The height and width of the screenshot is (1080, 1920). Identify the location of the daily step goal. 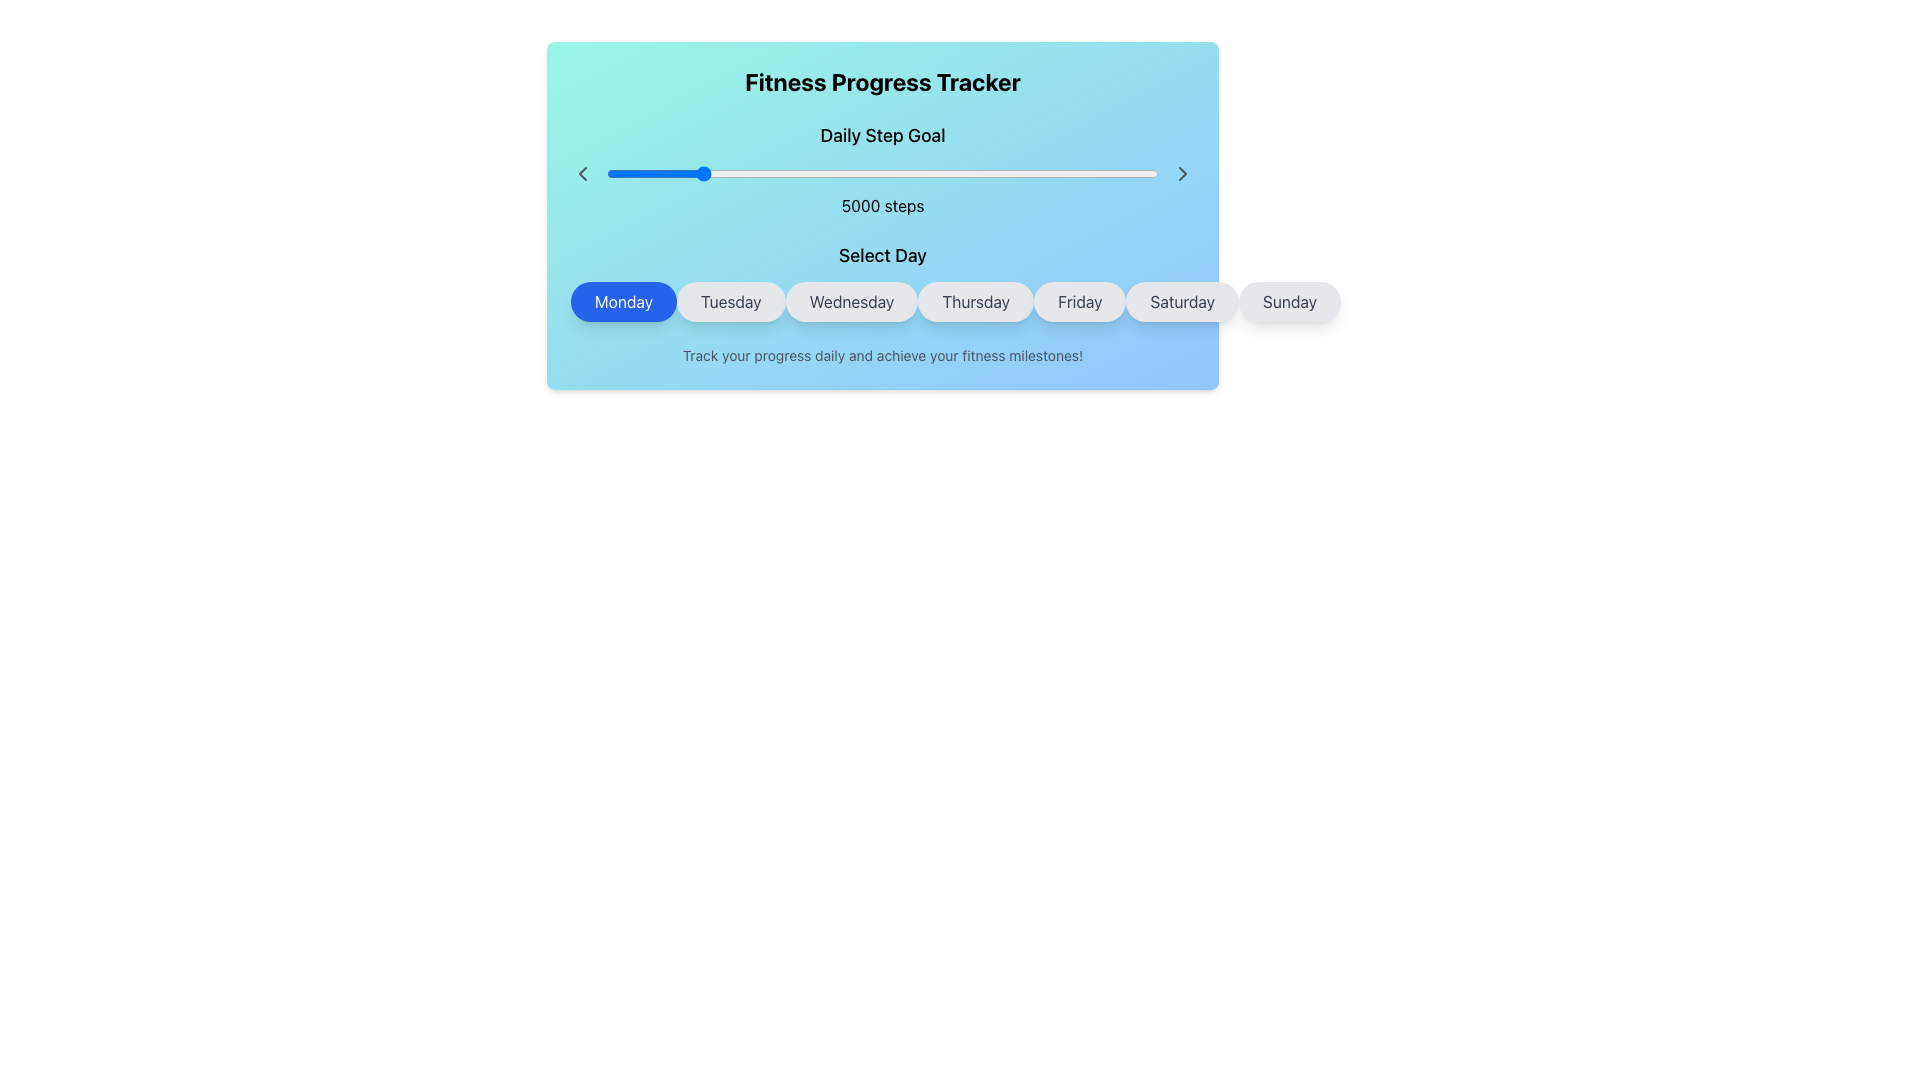
(1002, 172).